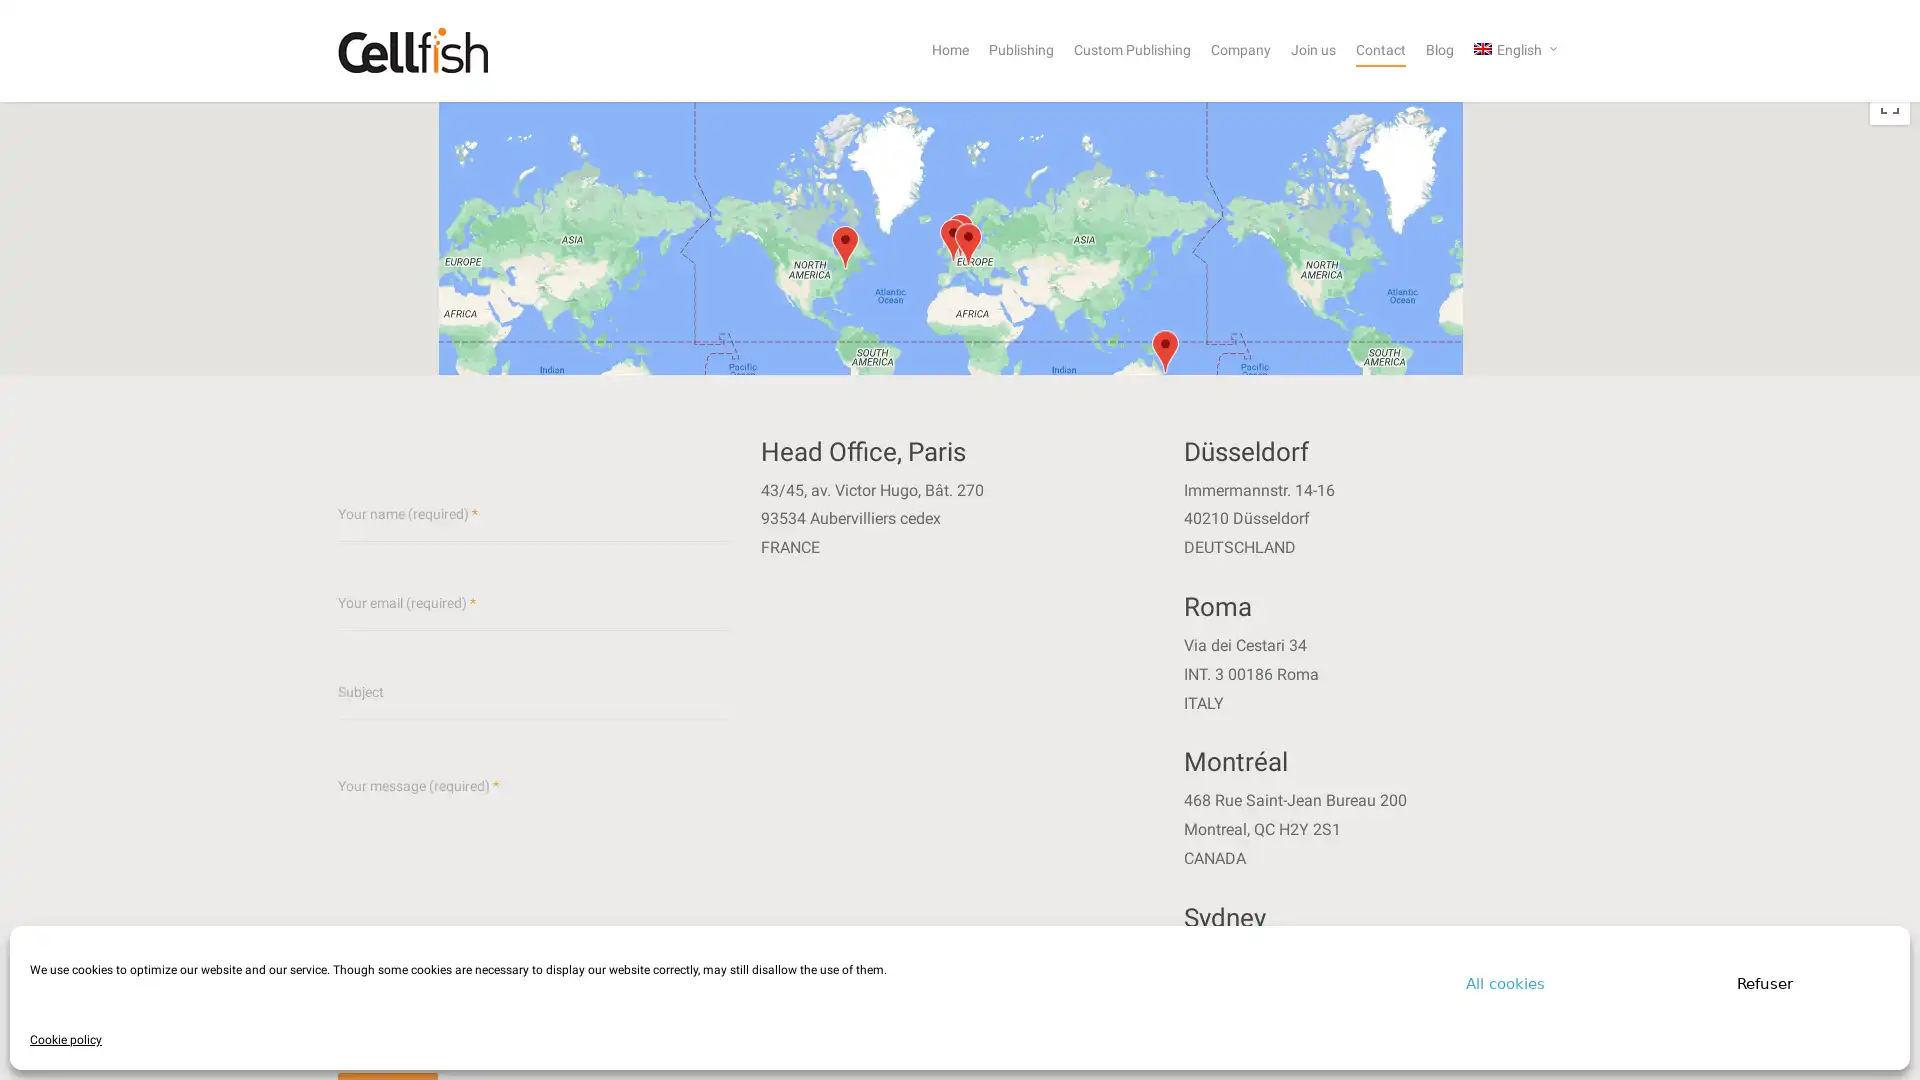 Image resolution: width=1920 pixels, height=1080 pixels. Describe the element at coordinates (1889, 104) in the screenshot. I see `Toggle fullscreen view` at that location.